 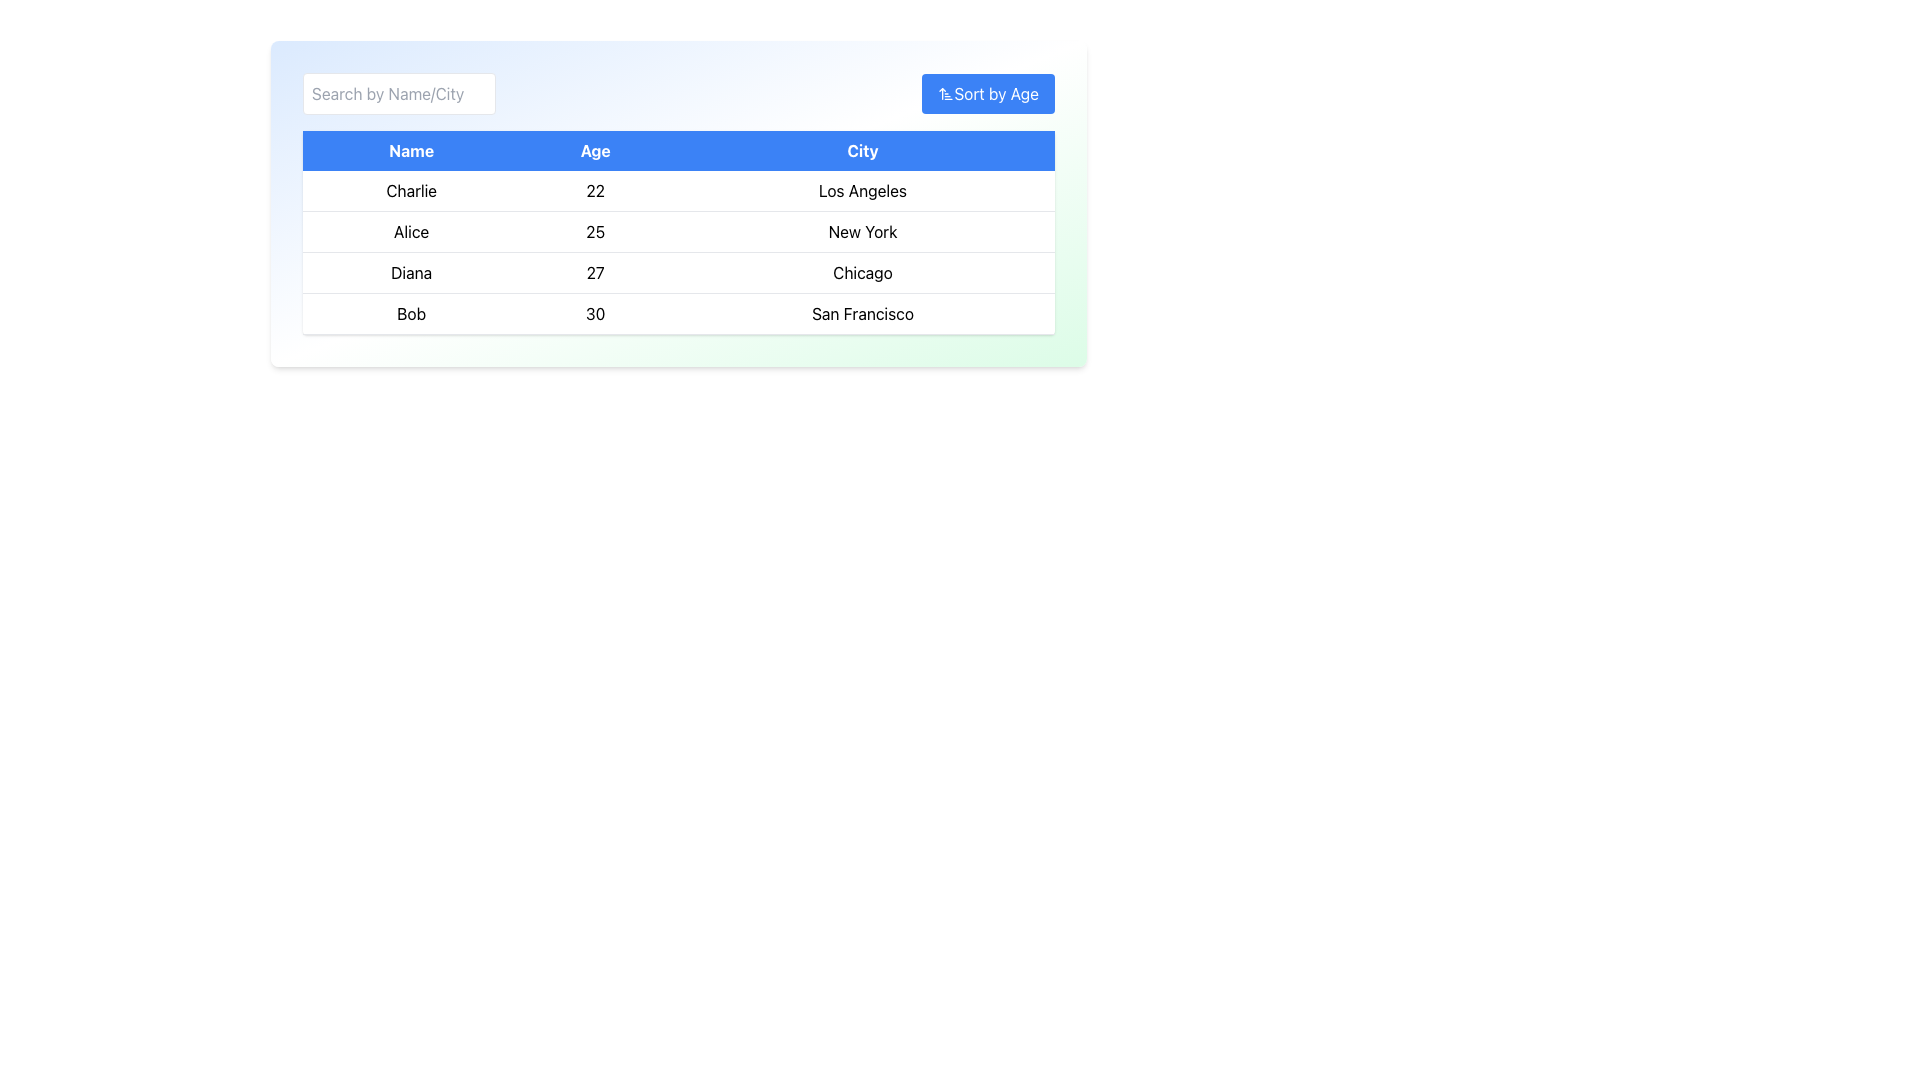 What do you see at coordinates (863, 273) in the screenshot?
I see `the text element representing the city associated with the person 'Diana', located in the third row of the table under the 'City' column` at bounding box center [863, 273].